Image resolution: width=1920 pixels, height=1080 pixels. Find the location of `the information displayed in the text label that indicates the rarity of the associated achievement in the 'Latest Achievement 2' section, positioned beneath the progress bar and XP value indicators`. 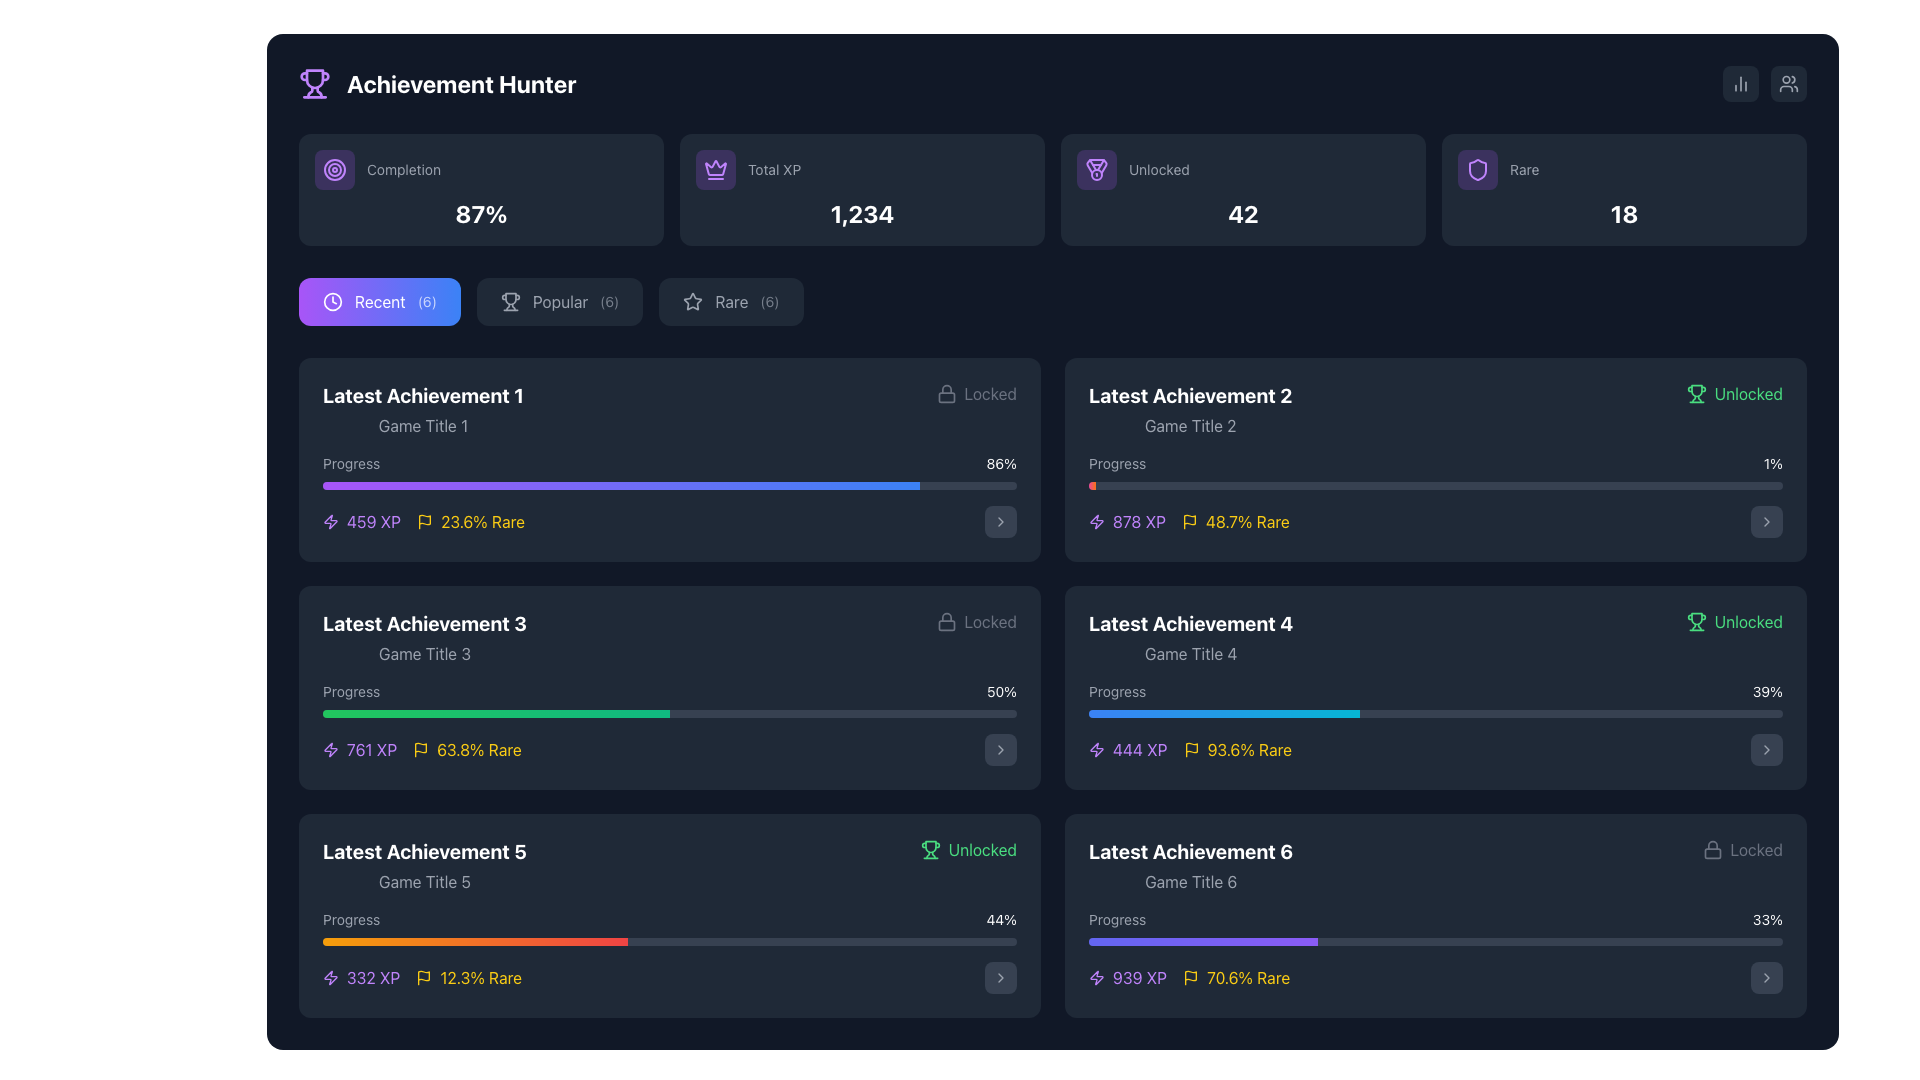

the information displayed in the text label that indicates the rarity of the associated achievement in the 'Latest Achievement 2' section, positioned beneath the progress bar and XP value indicators is located at coordinates (1246, 520).